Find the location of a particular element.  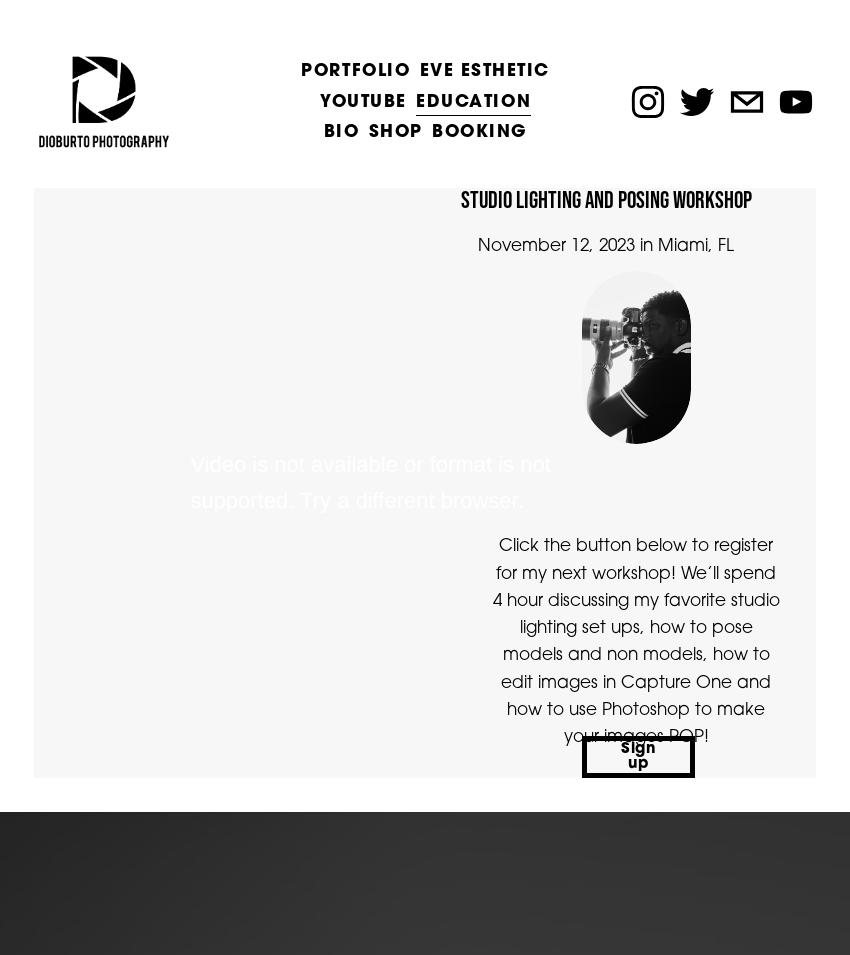

'Fitness' is located at coordinates (335, 219).